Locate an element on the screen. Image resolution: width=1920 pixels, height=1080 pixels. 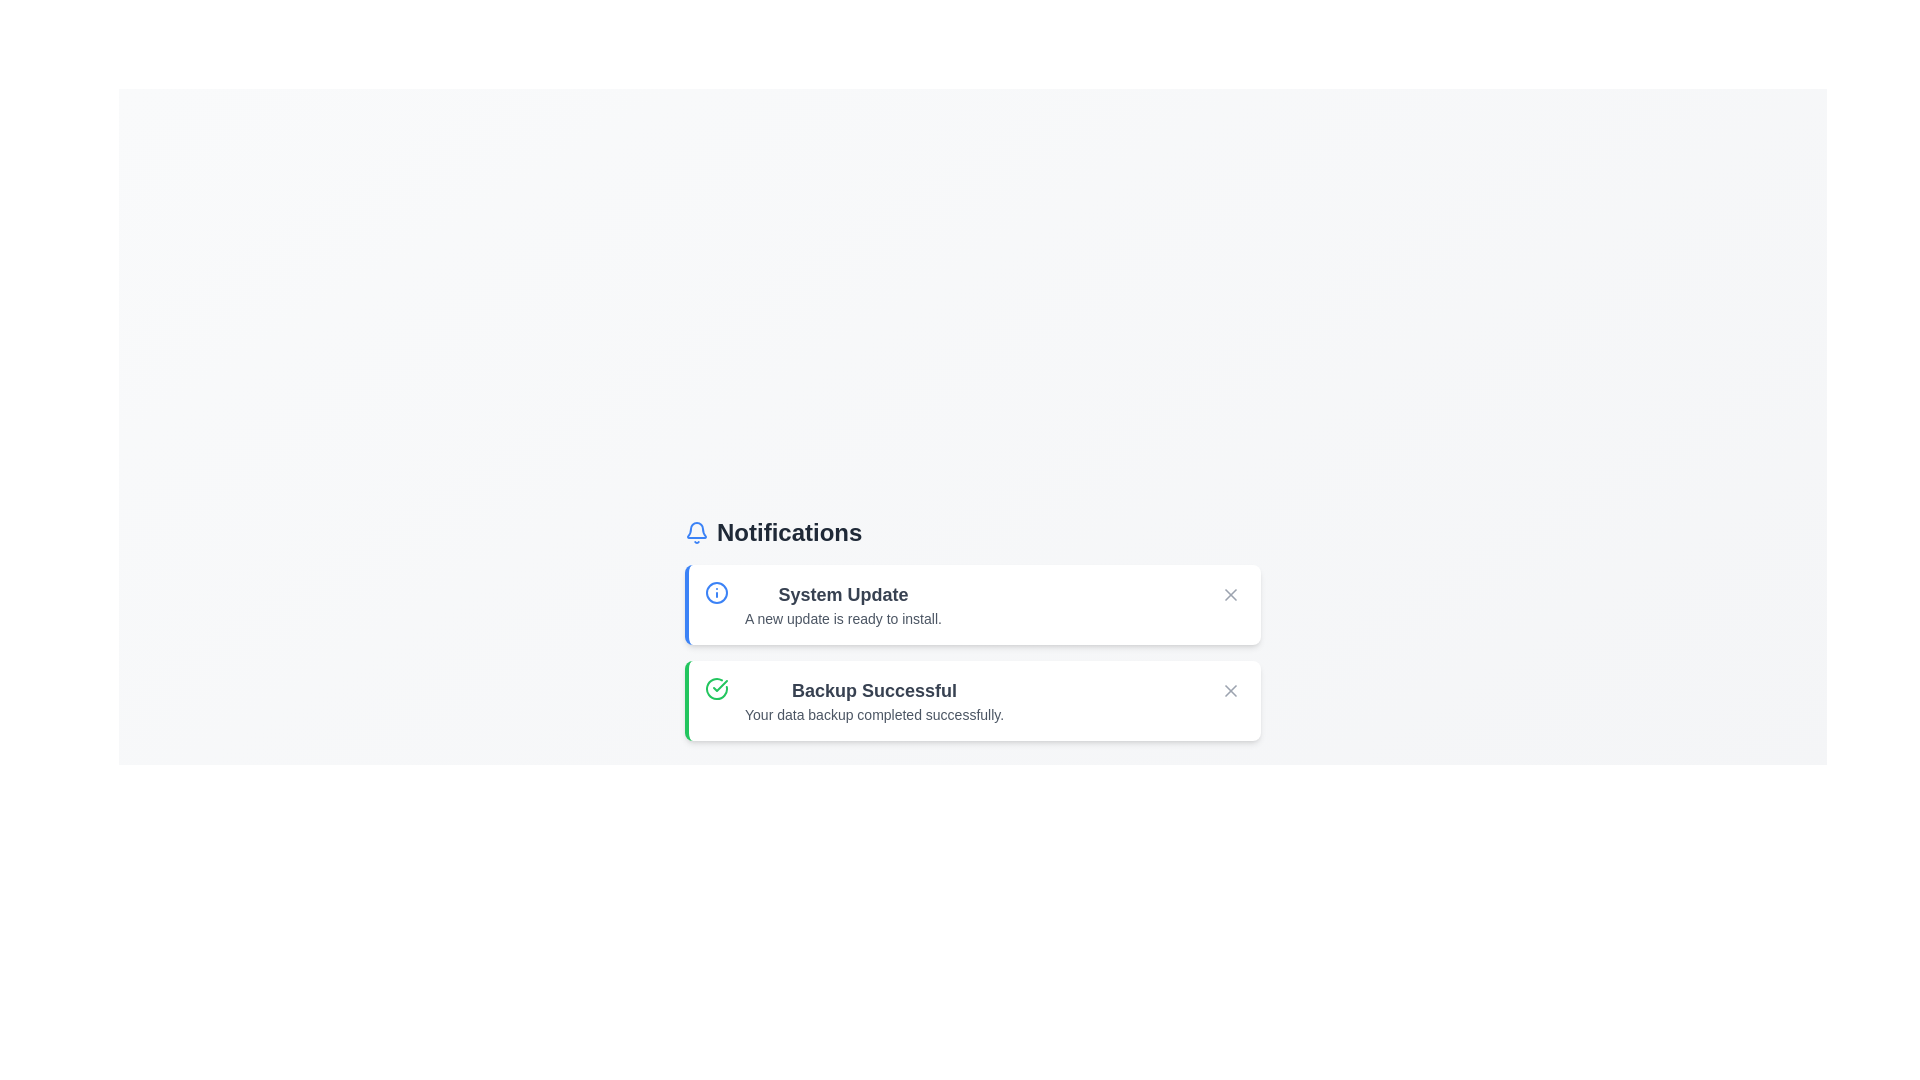
the dismiss button located in the upper-right corner of the 'System Update' notification card is located at coordinates (1229, 593).